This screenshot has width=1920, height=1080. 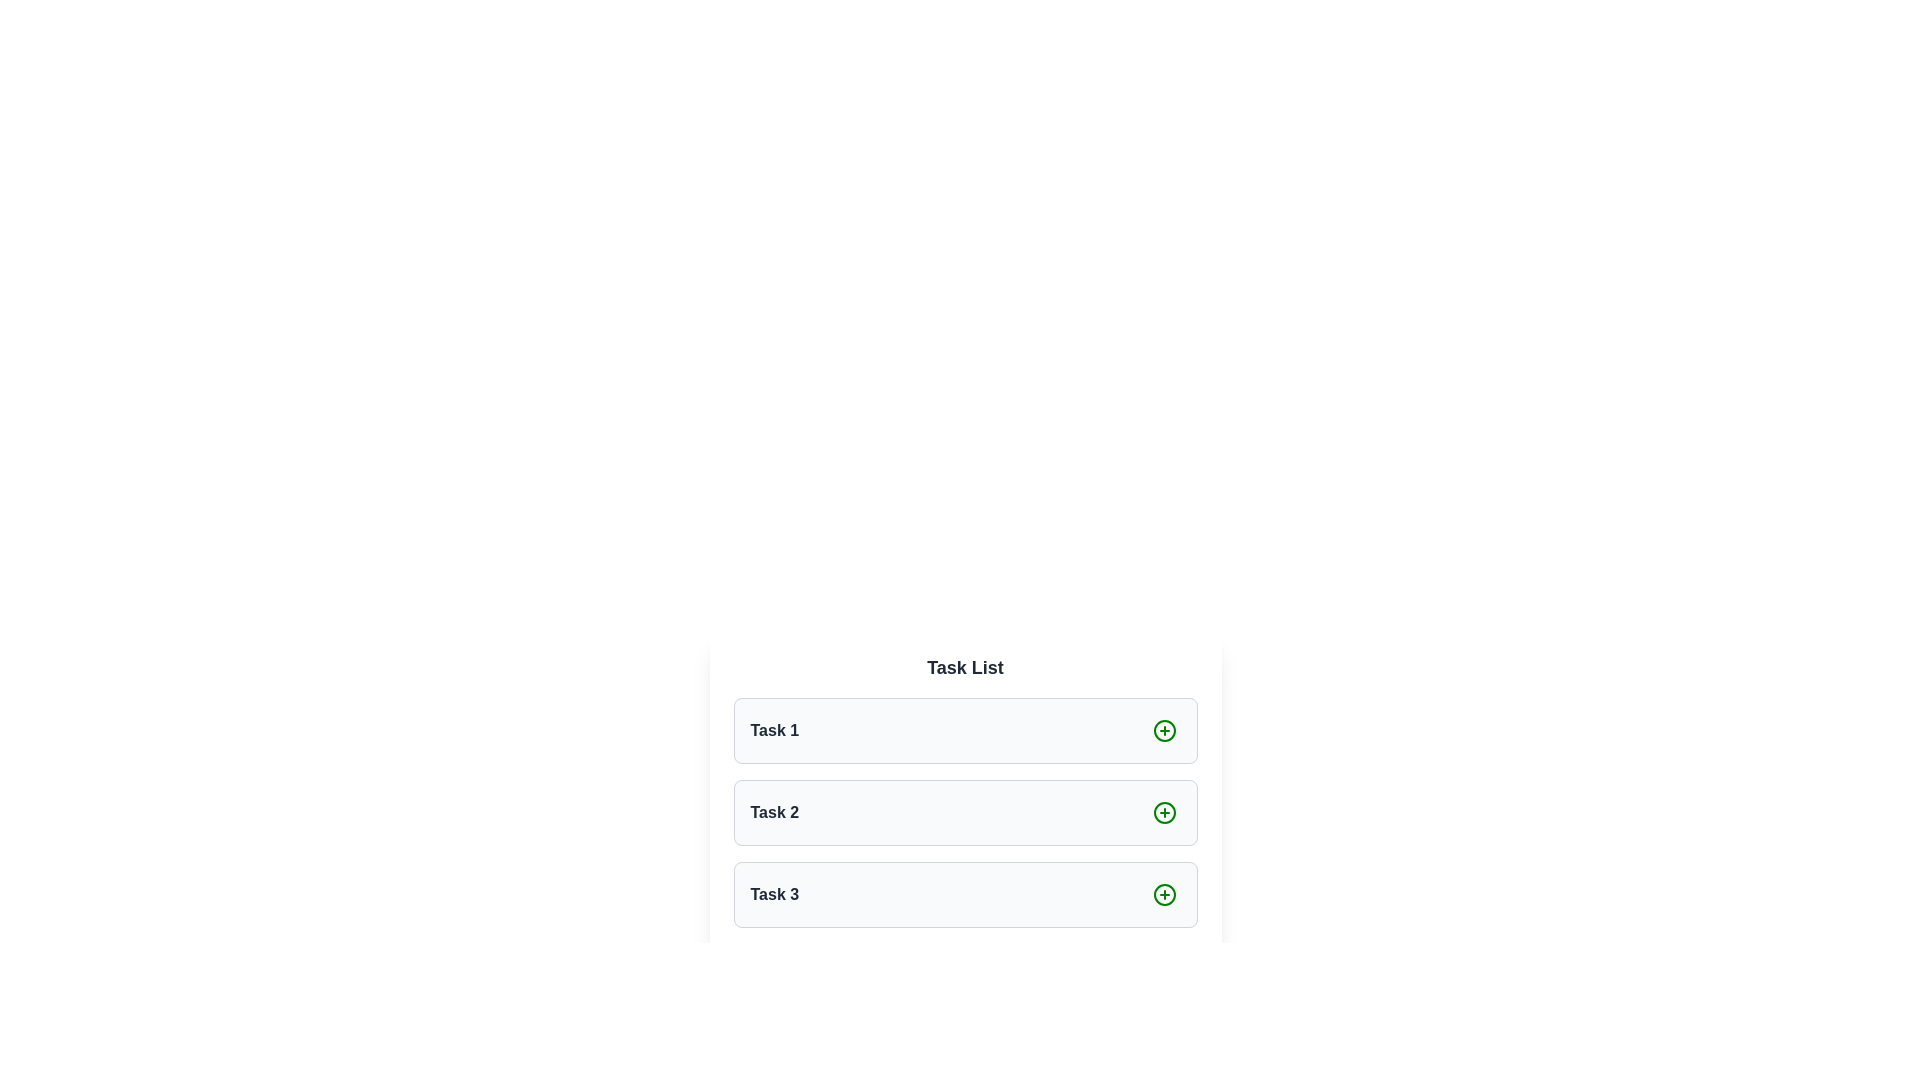 I want to click on the interactive addition button located at the topmost item of the list, adjacent to the title 'Task 1', positioned on the far right within the row, so click(x=1164, y=731).